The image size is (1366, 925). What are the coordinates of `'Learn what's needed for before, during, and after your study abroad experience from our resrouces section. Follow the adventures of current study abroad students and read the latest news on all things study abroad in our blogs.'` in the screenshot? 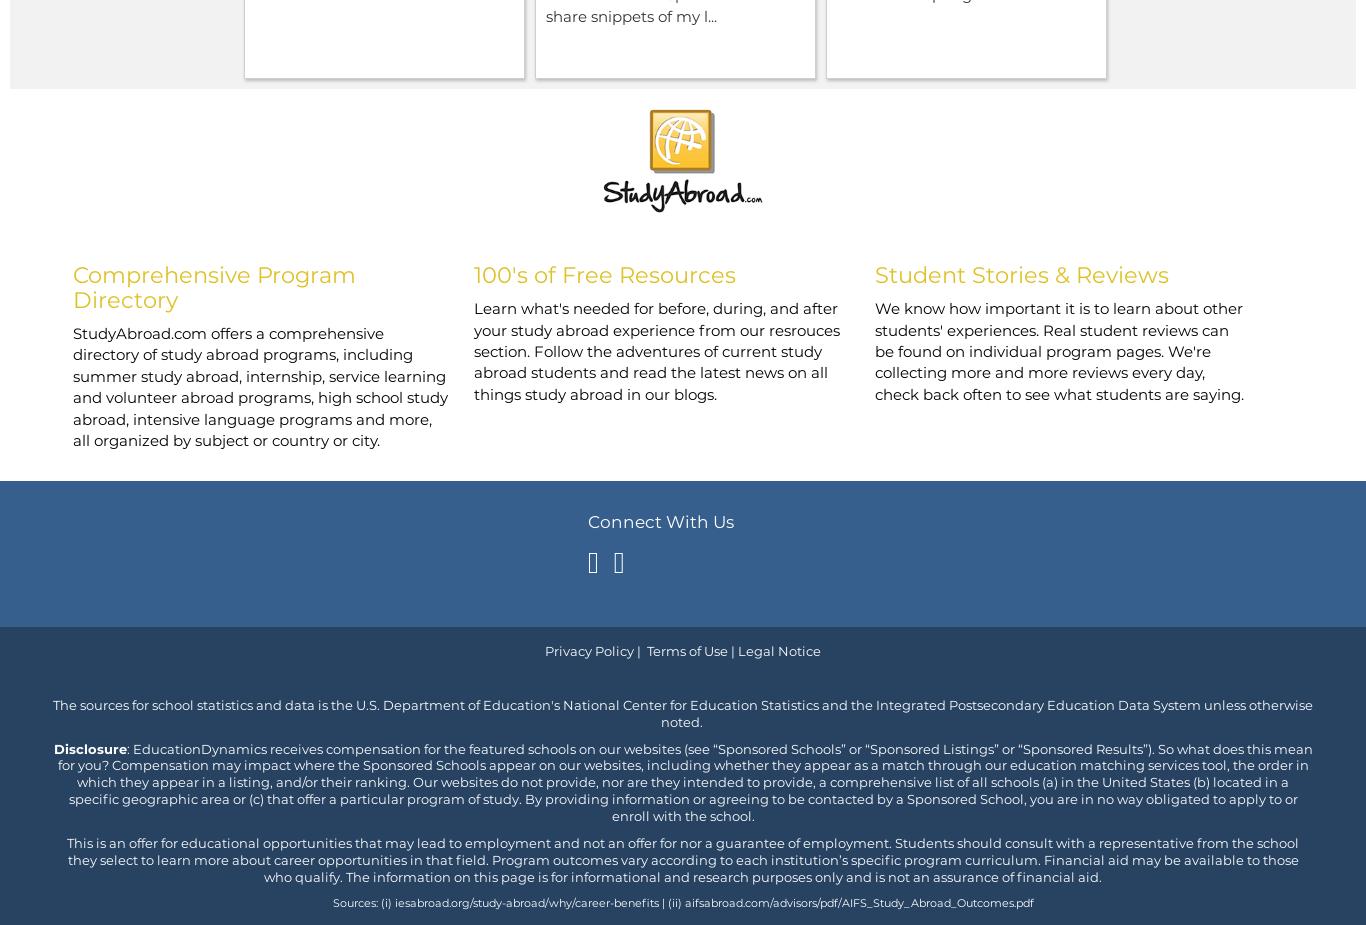 It's located at (654, 350).